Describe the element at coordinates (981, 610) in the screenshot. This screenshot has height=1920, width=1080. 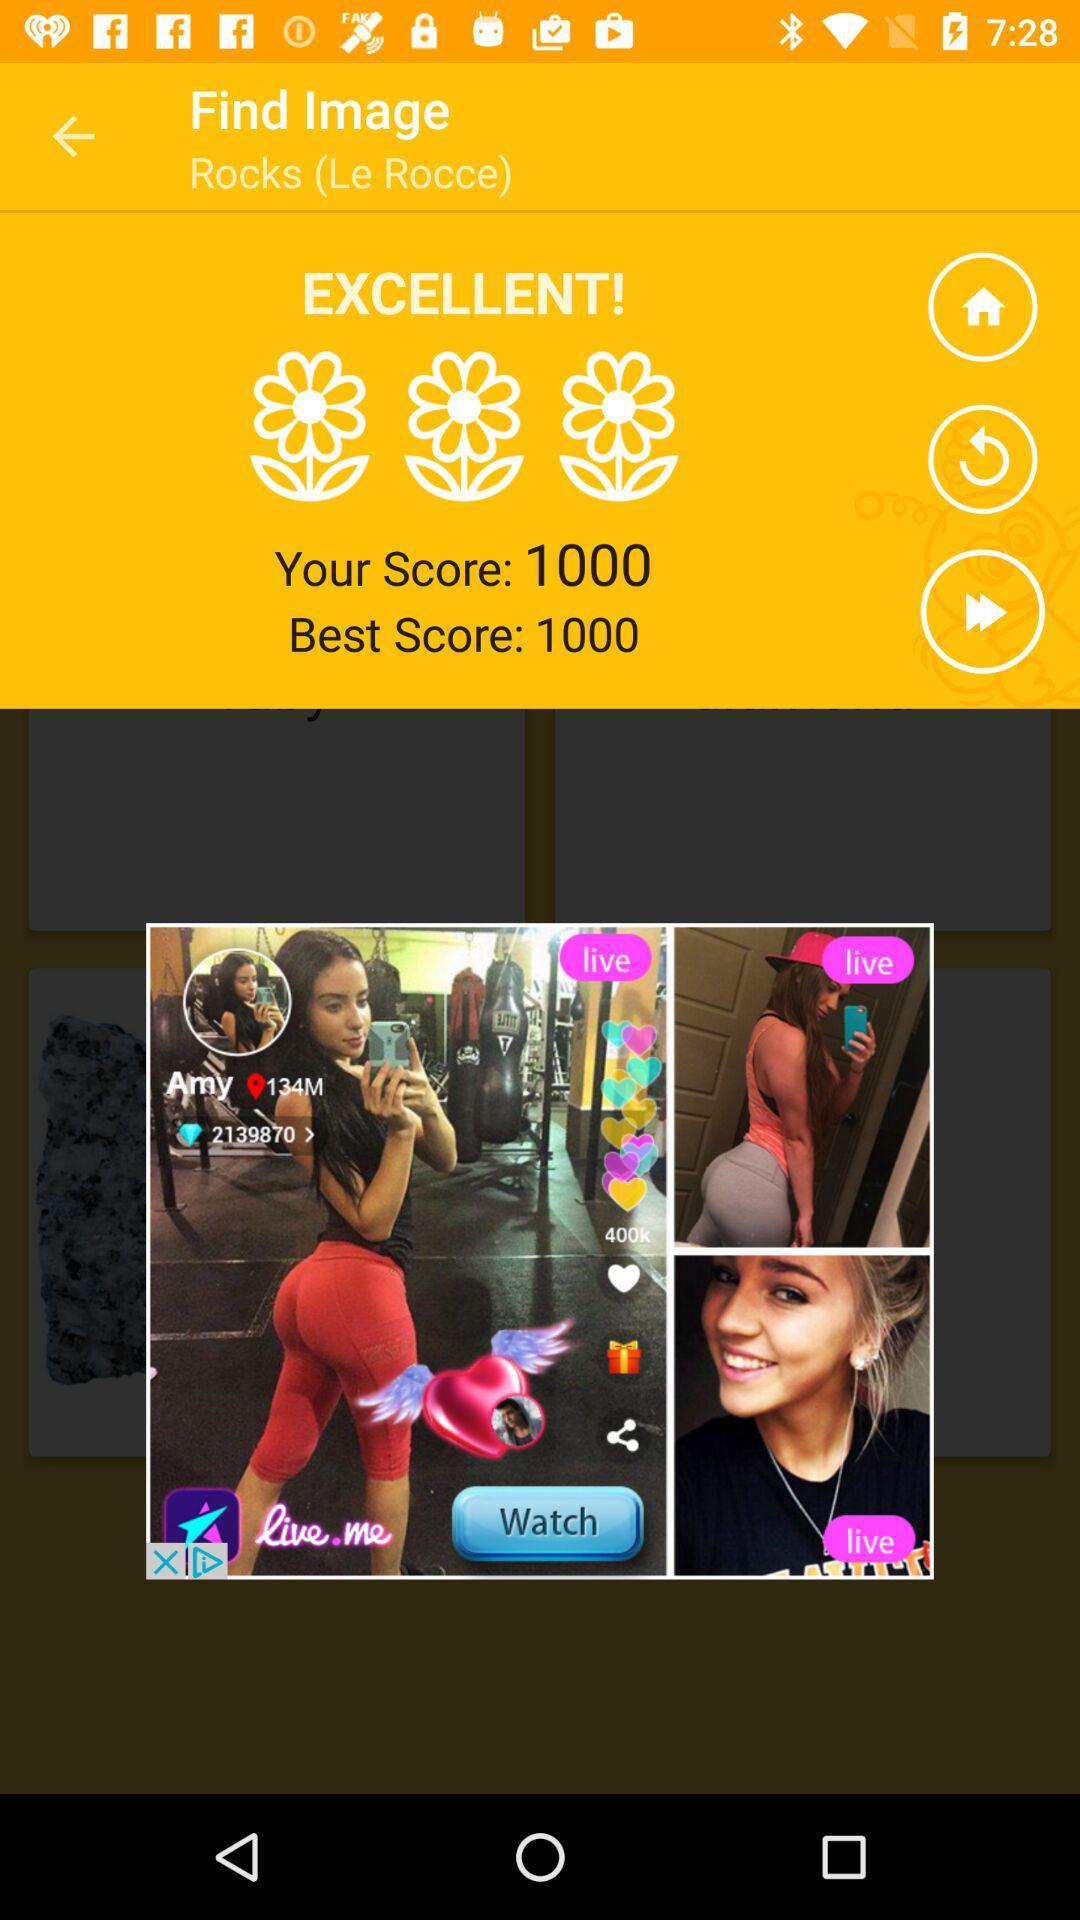
I see `the av_forward icon` at that location.